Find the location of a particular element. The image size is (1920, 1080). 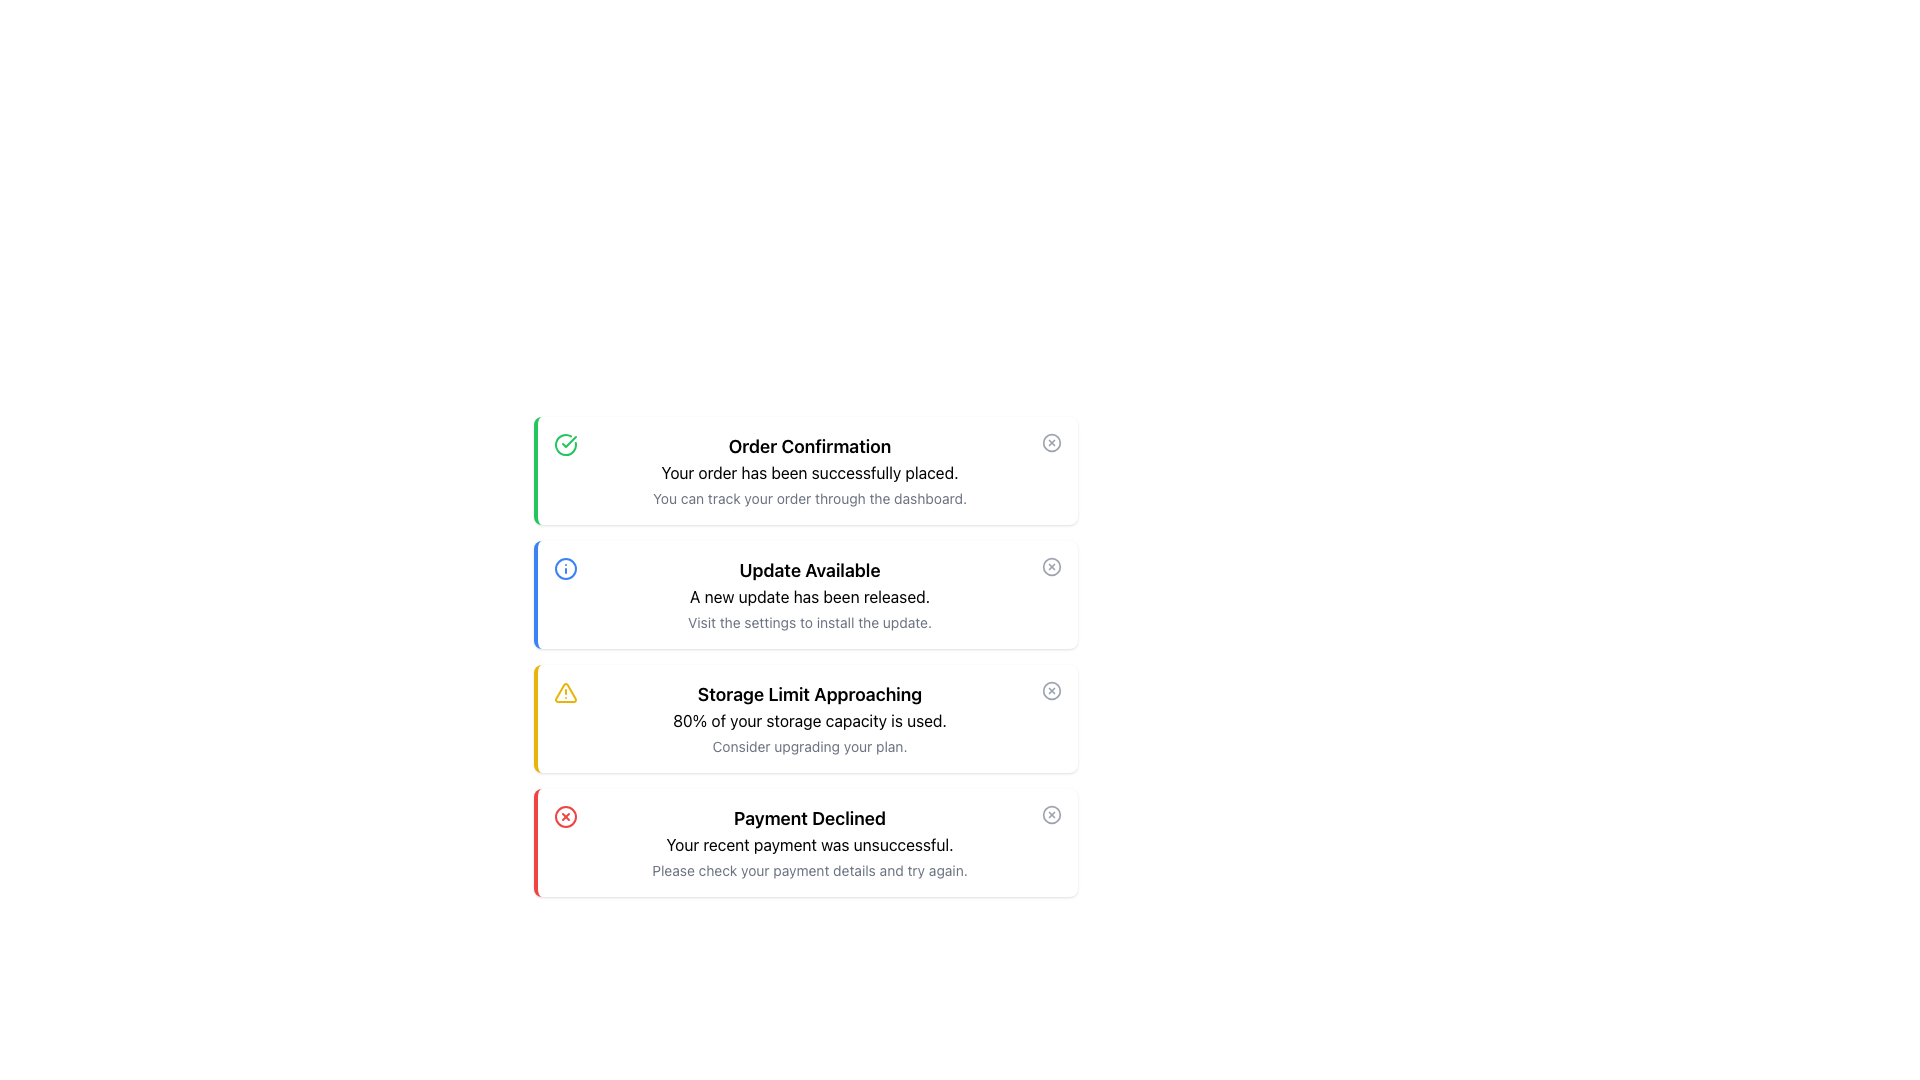

notification text informing the user about critical storage usage and the need to consider upgrading their plan, located in the primary content section of the notification card in the third row of the notification list is located at coordinates (810, 717).